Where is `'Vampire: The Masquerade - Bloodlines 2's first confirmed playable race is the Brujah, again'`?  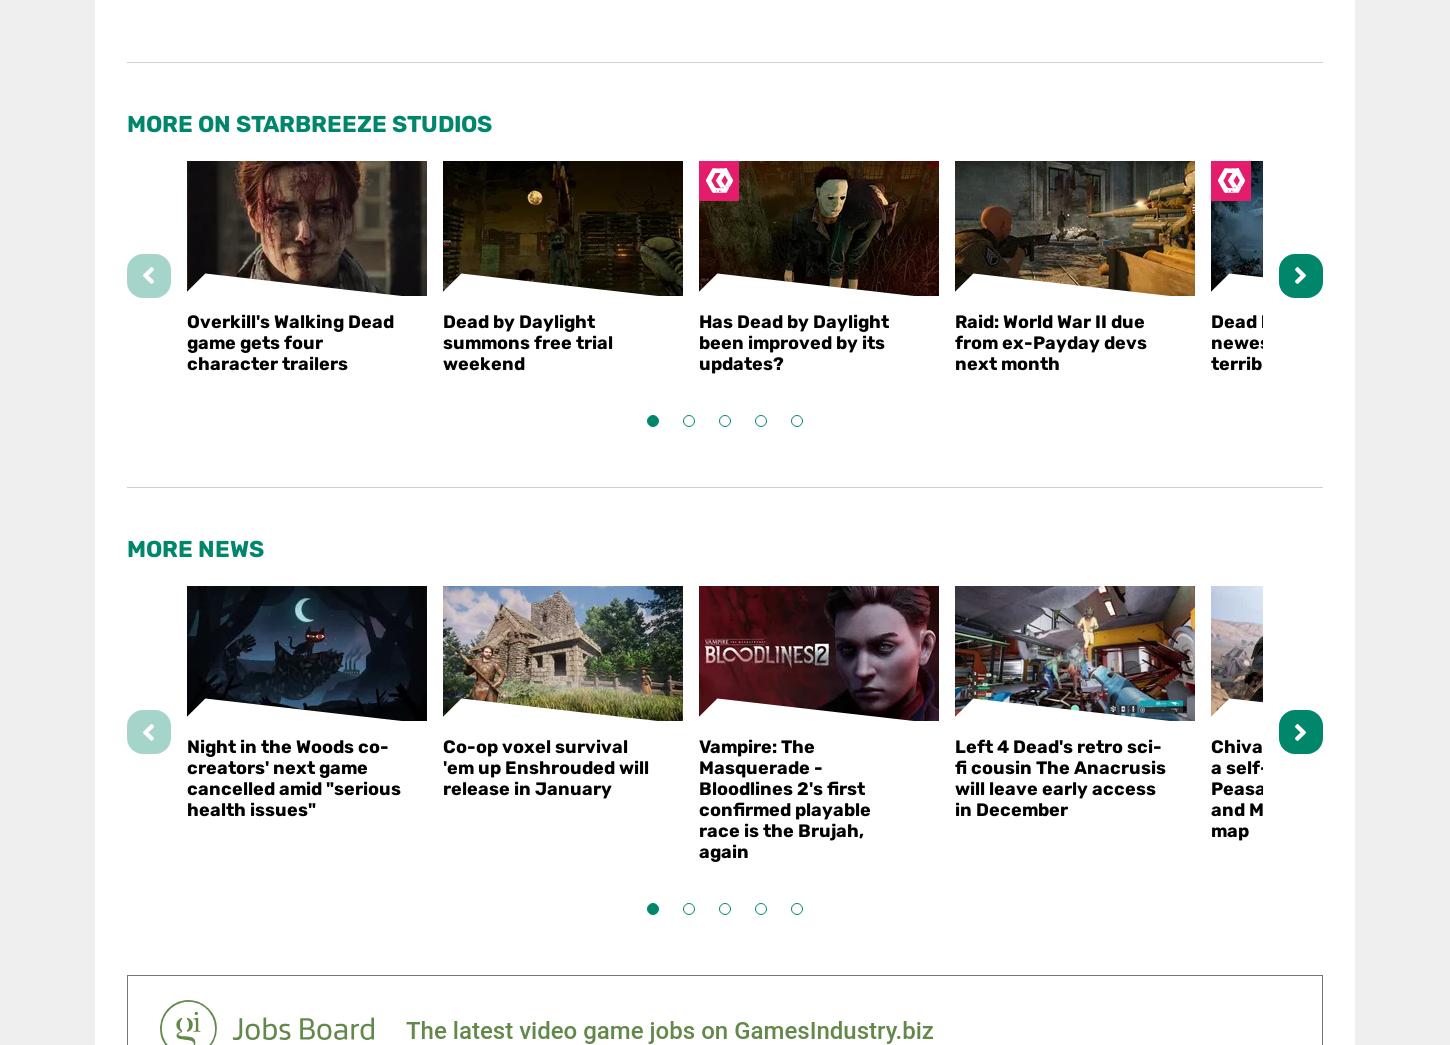 'Vampire: The Masquerade - Bloodlines 2's first confirmed playable race is the Brujah, again' is located at coordinates (785, 798).